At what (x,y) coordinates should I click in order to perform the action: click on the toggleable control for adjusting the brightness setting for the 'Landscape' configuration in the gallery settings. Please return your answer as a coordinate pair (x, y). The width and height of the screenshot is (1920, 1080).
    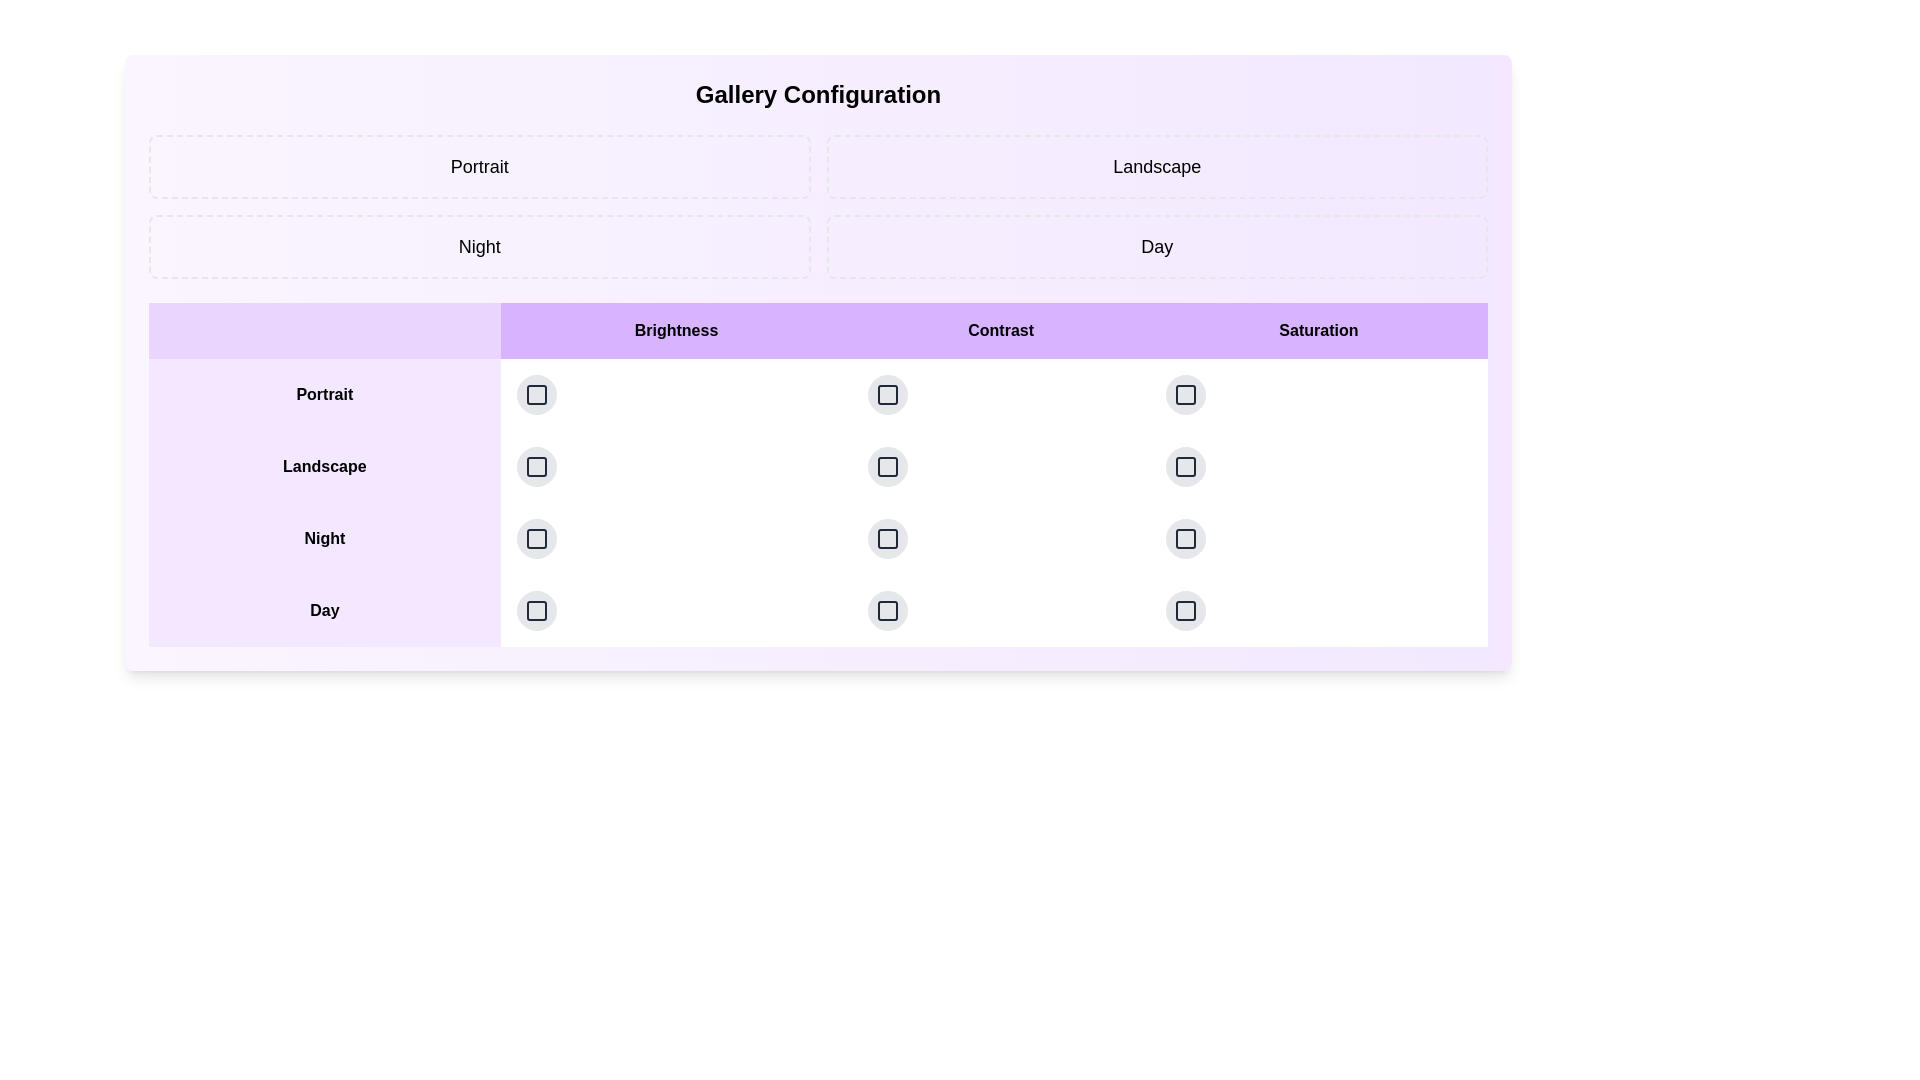
    Looking at the image, I should click on (536, 466).